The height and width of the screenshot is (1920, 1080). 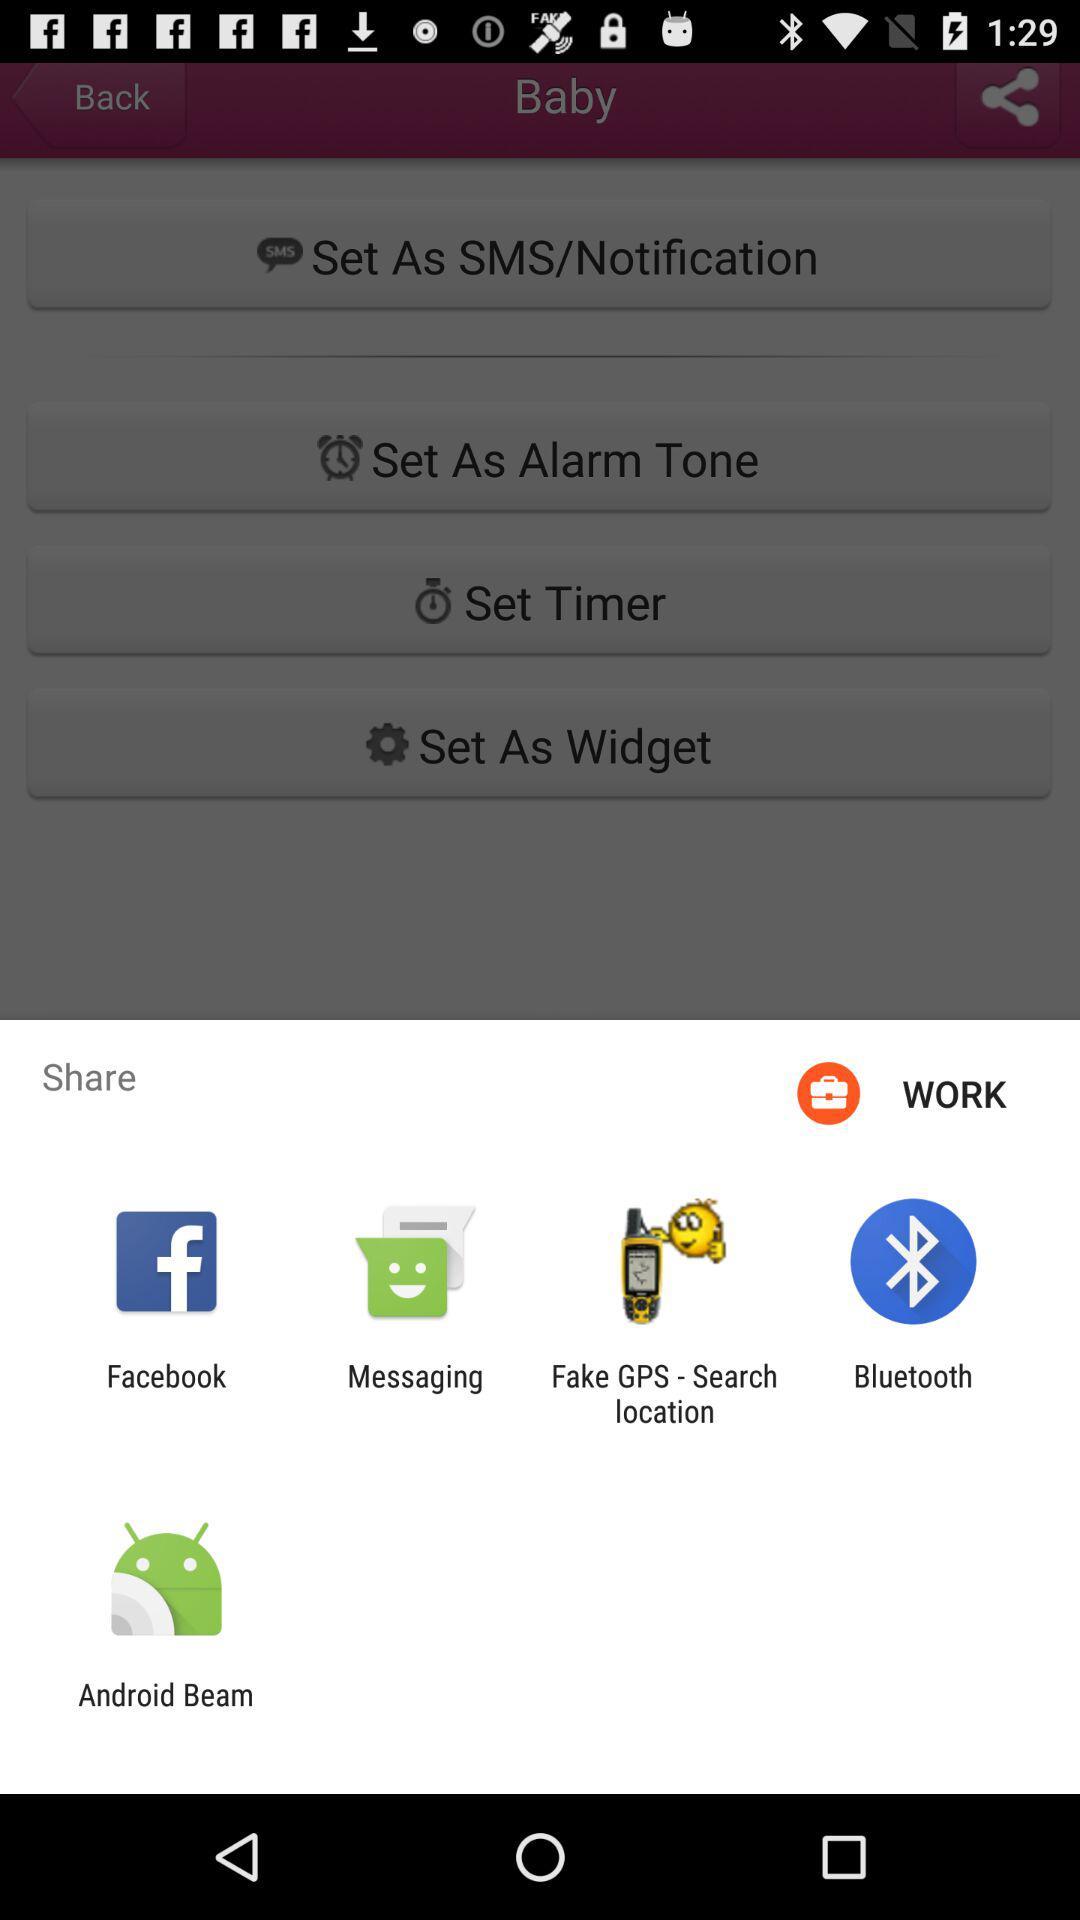 What do you see at coordinates (913, 1392) in the screenshot?
I see `the bluetooth at the bottom right corner` at bounding box center [913, 1392].